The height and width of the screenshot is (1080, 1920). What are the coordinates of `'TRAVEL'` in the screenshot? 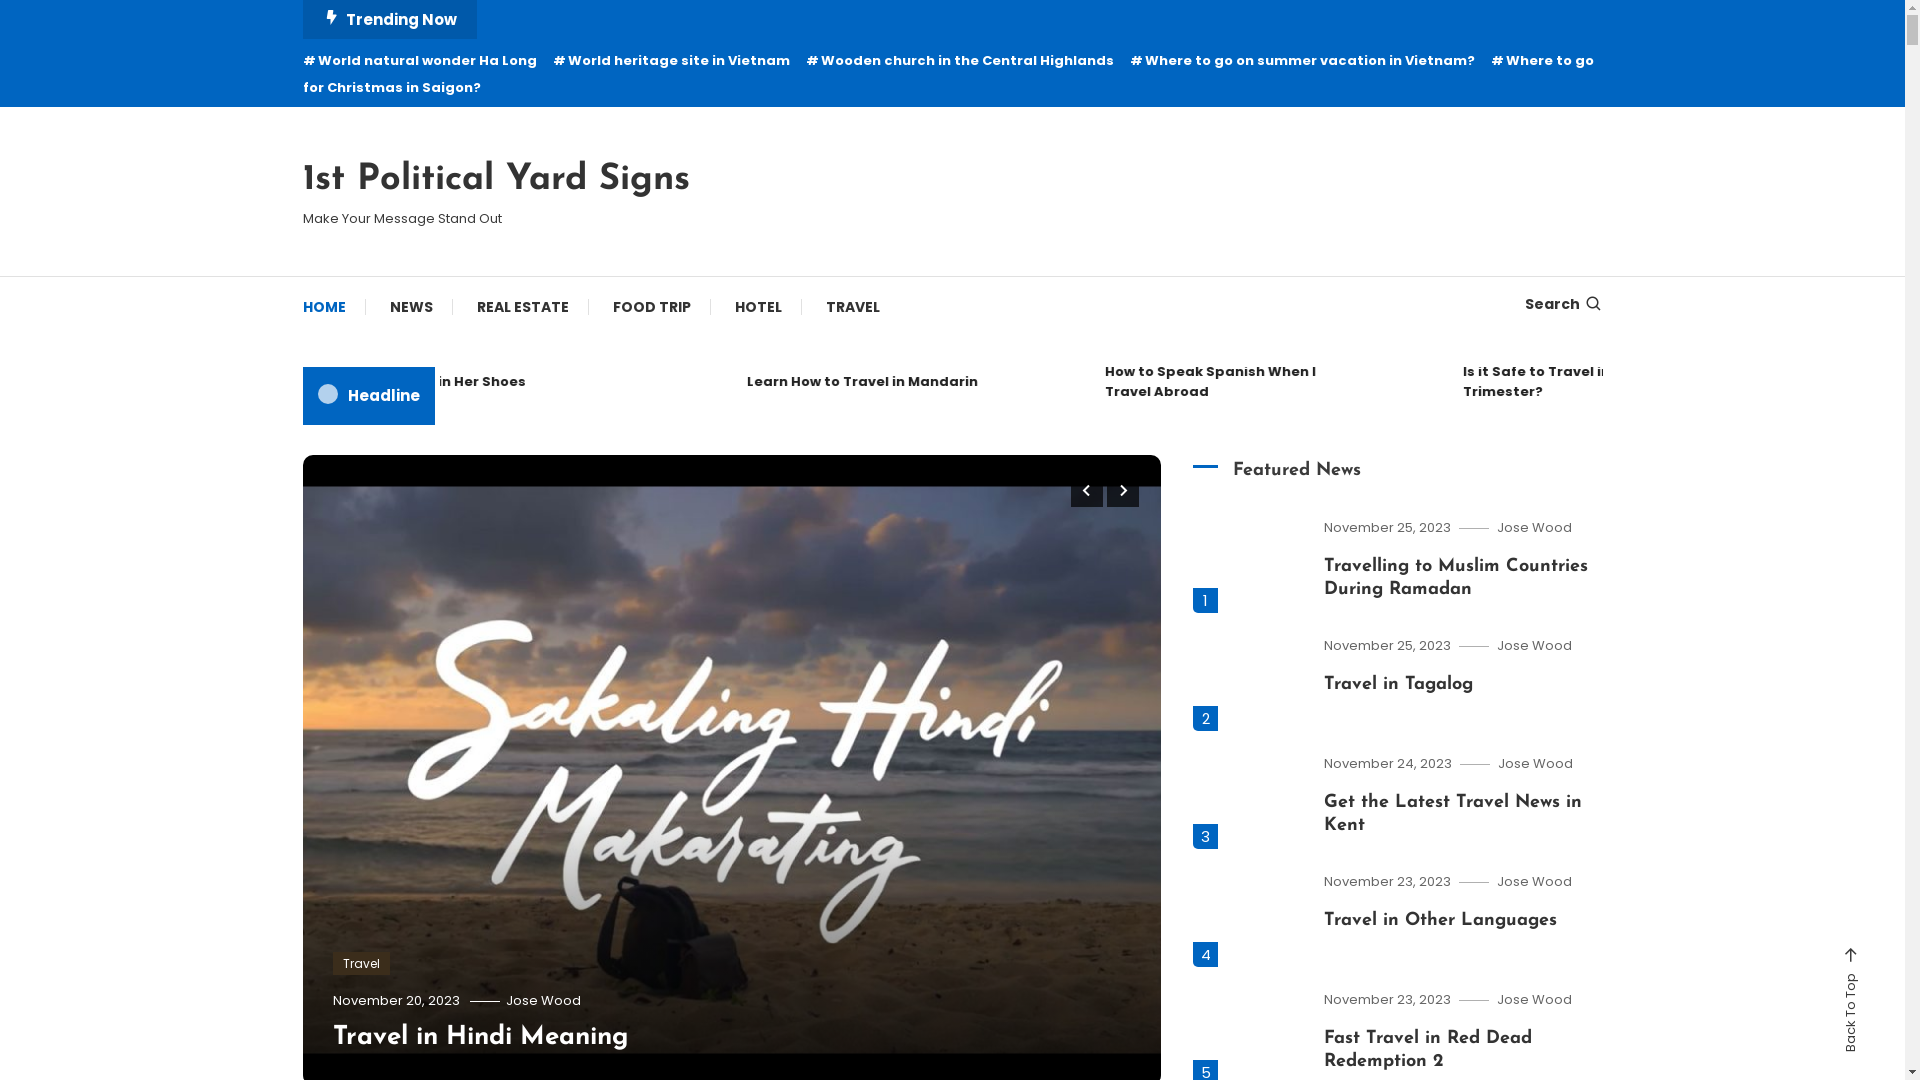 It's located at (853, 307).